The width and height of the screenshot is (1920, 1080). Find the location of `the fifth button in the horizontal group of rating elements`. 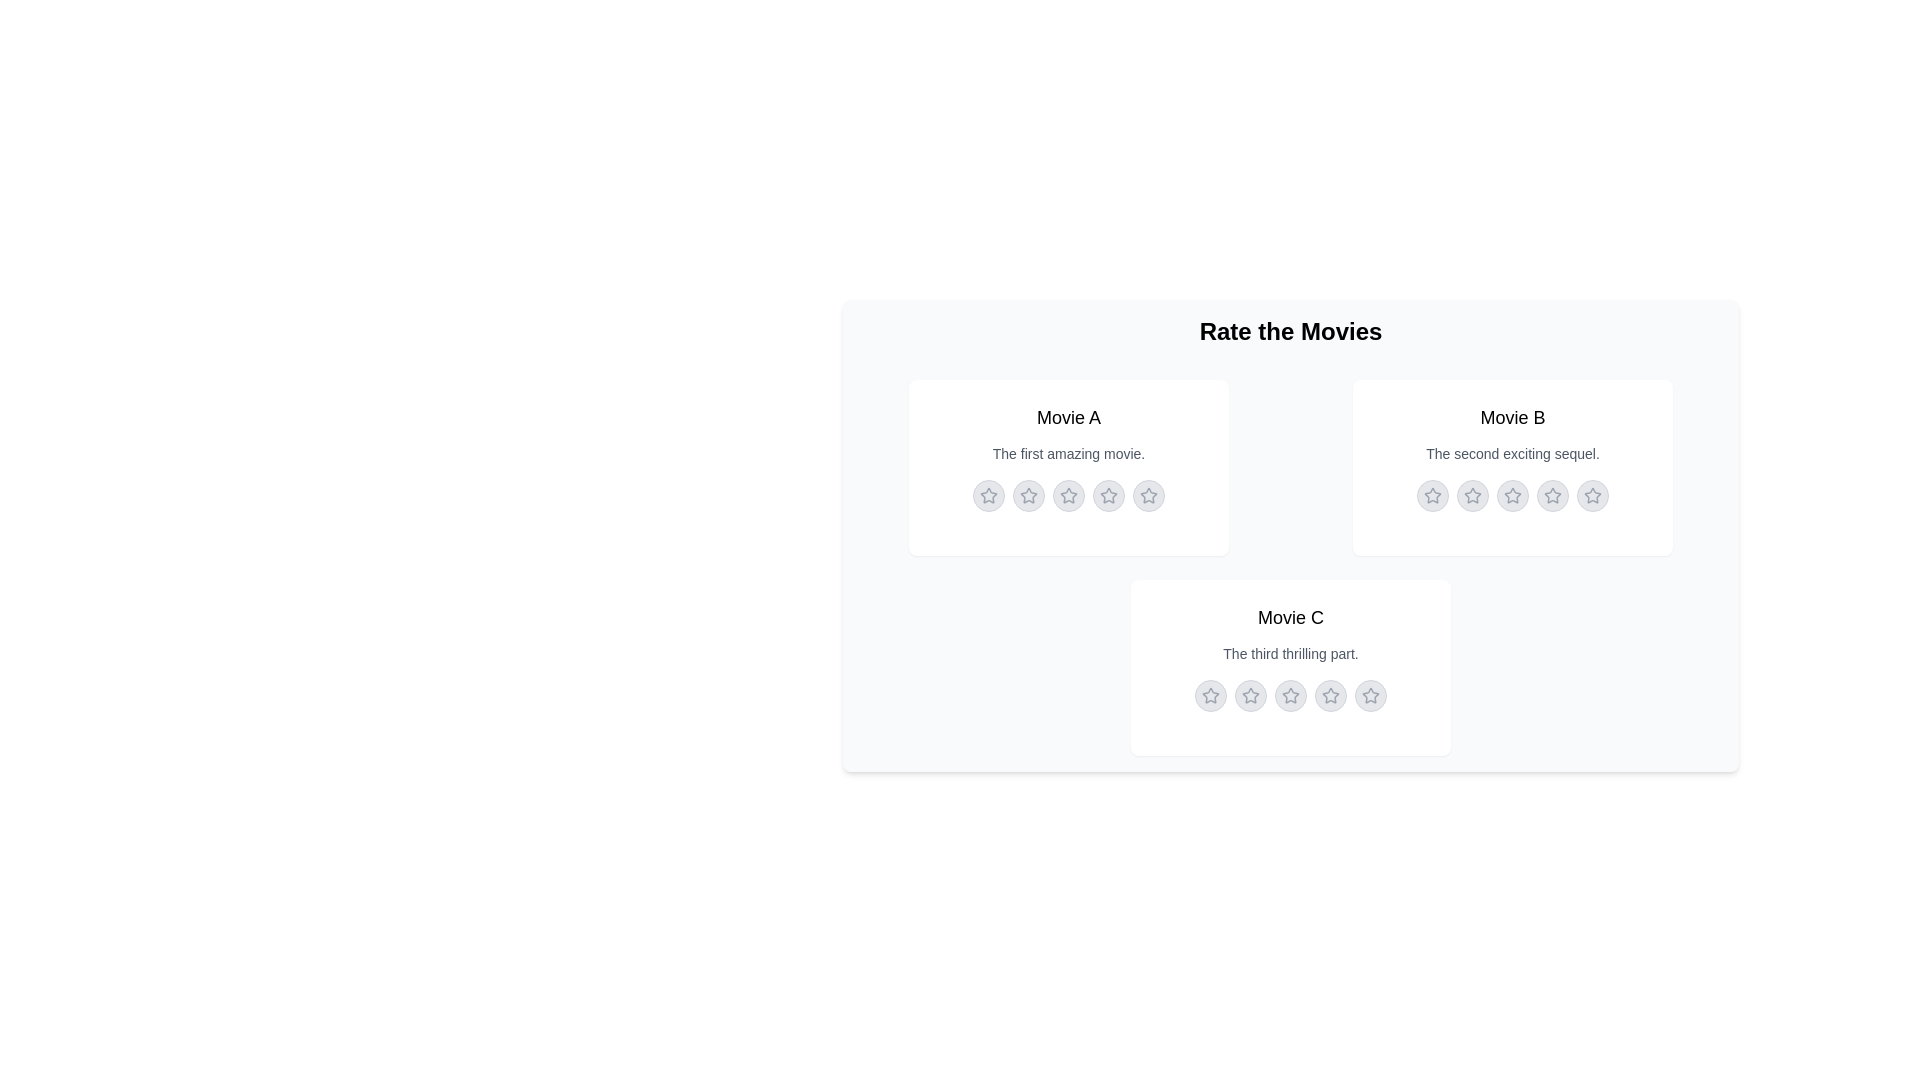

the fifth button in the horizontal group of rating elements is located at coordinates (1370, 694).